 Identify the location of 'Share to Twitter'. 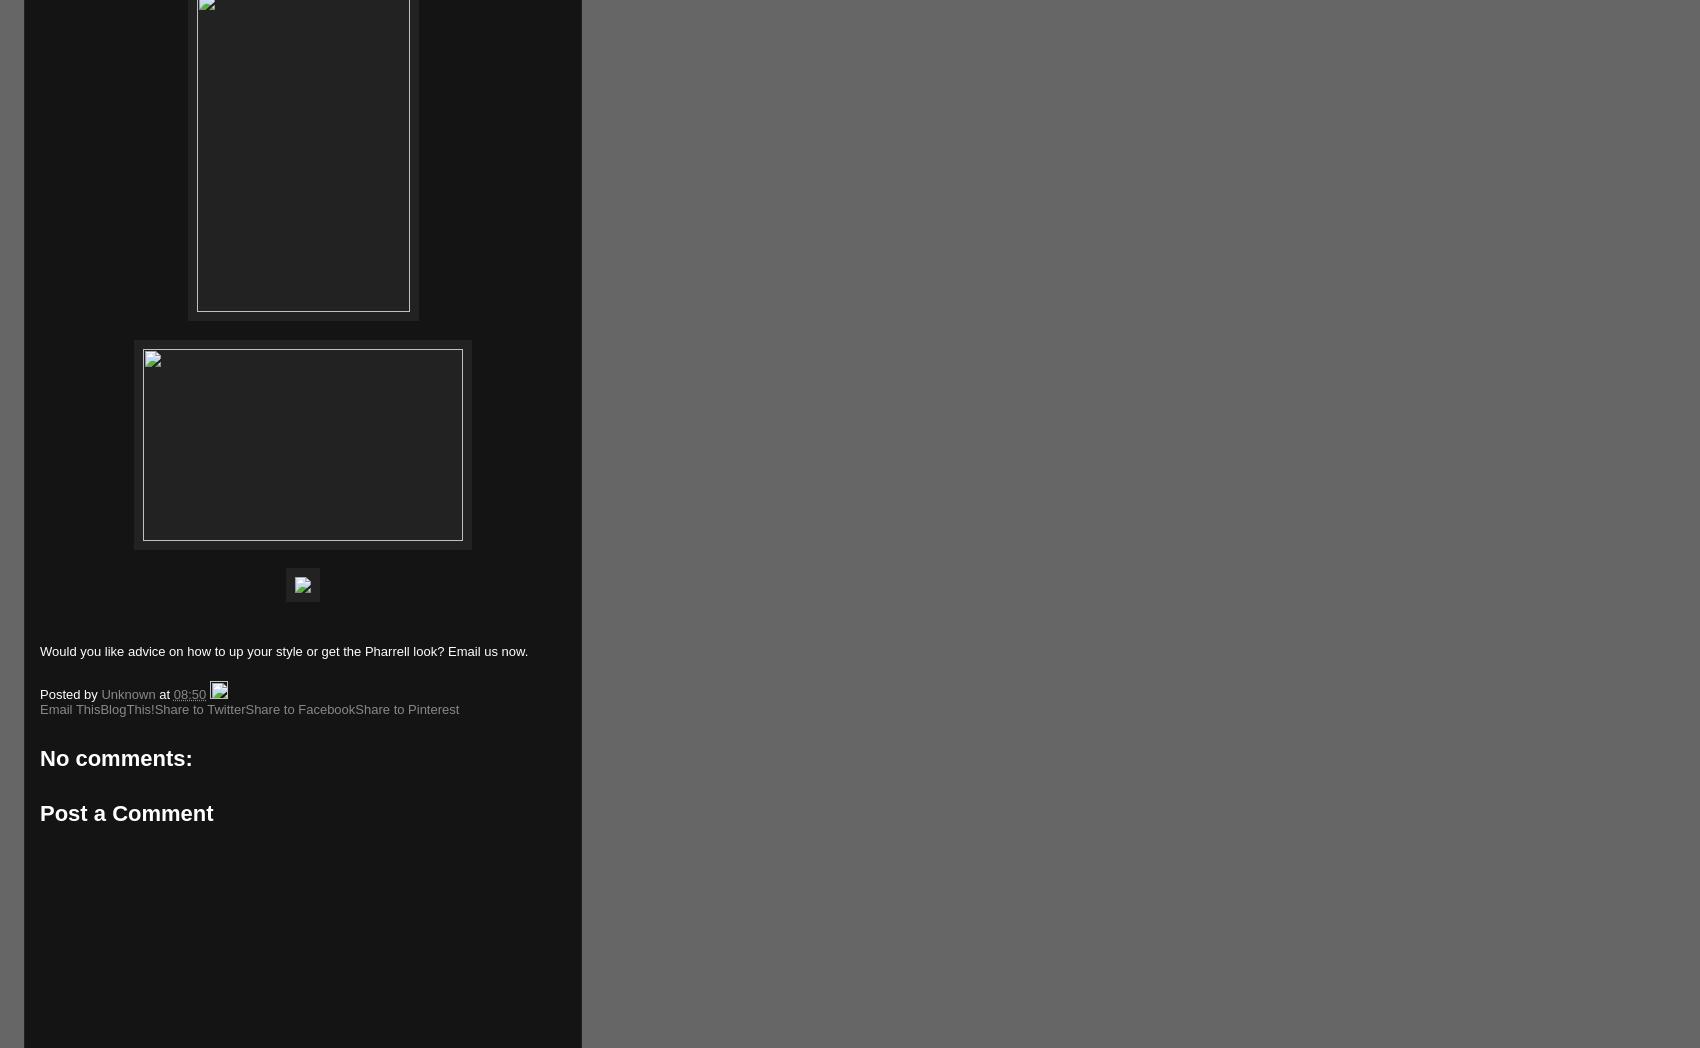
(198, 707).